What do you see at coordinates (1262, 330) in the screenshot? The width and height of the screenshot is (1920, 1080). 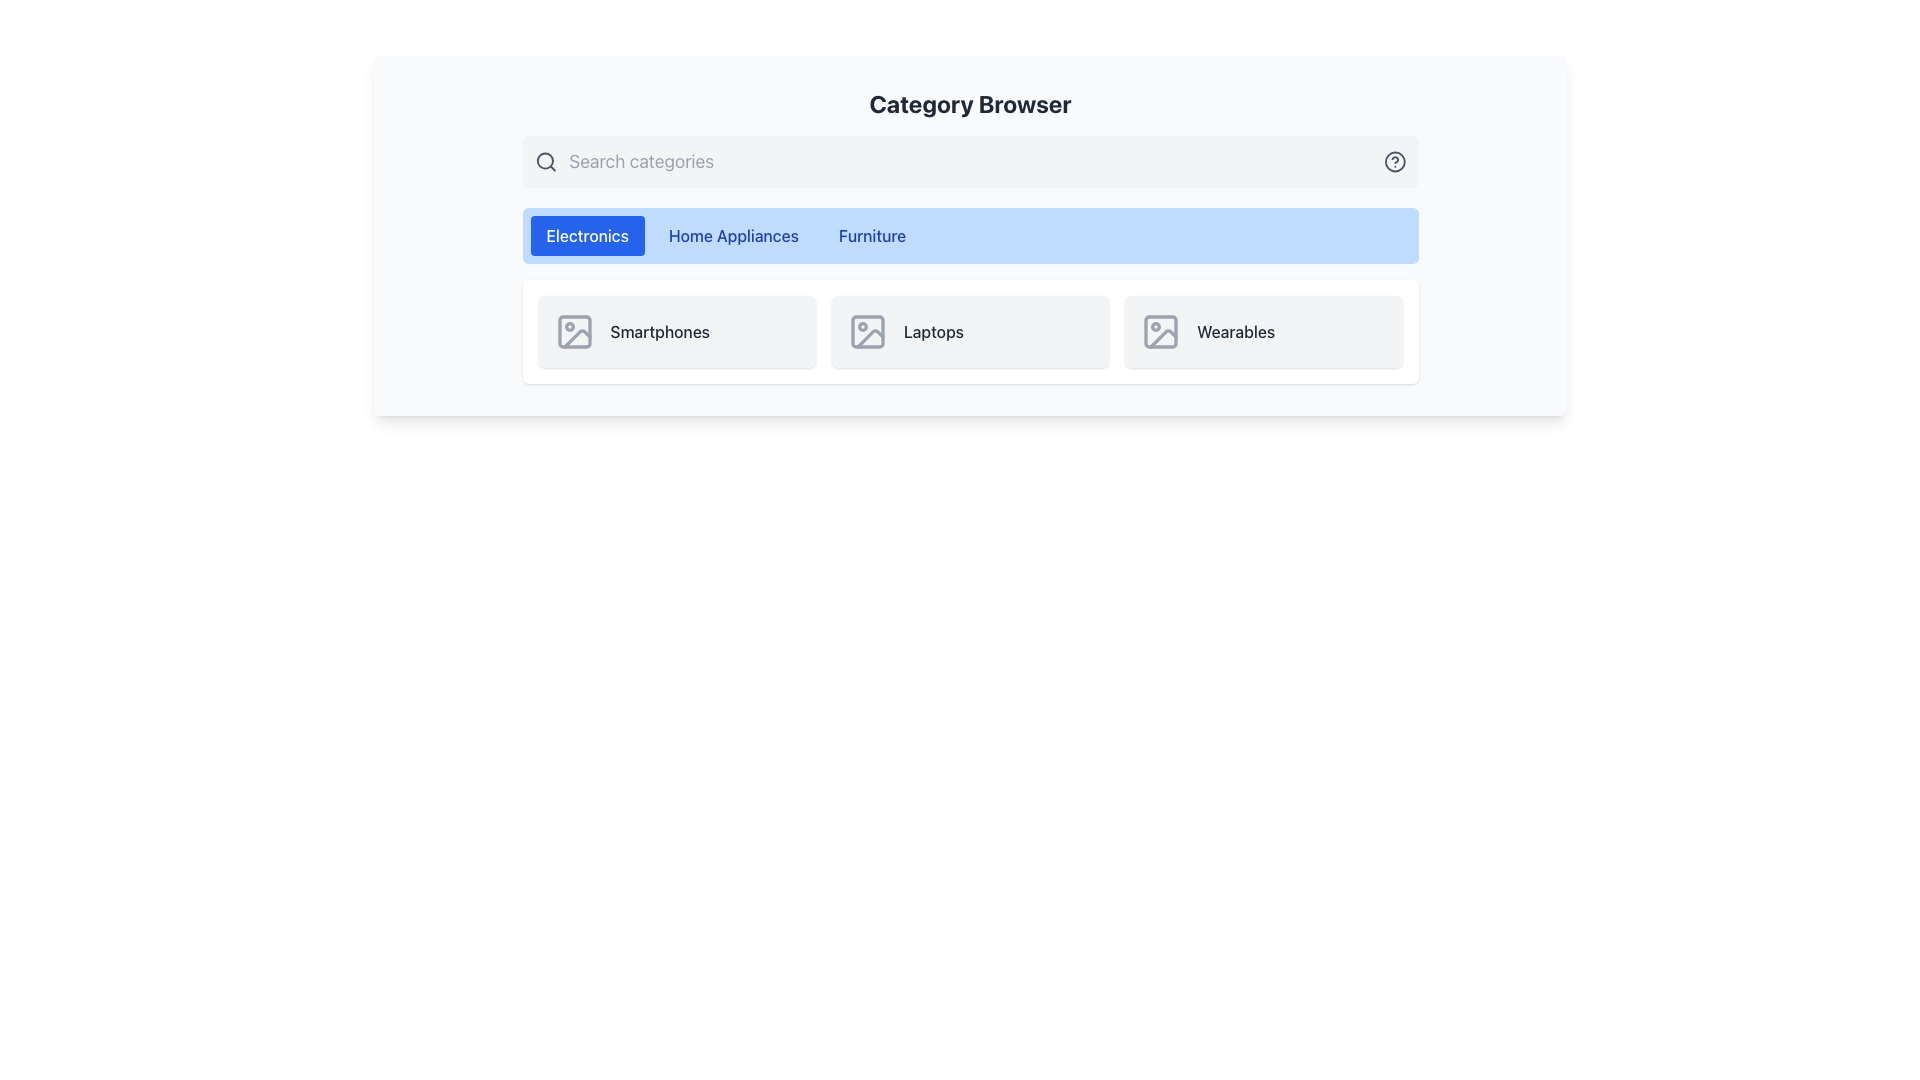 I see `the 'Wearables' button located in the third position from the left in a row of three buttons` at bounding box center [1262, 330].